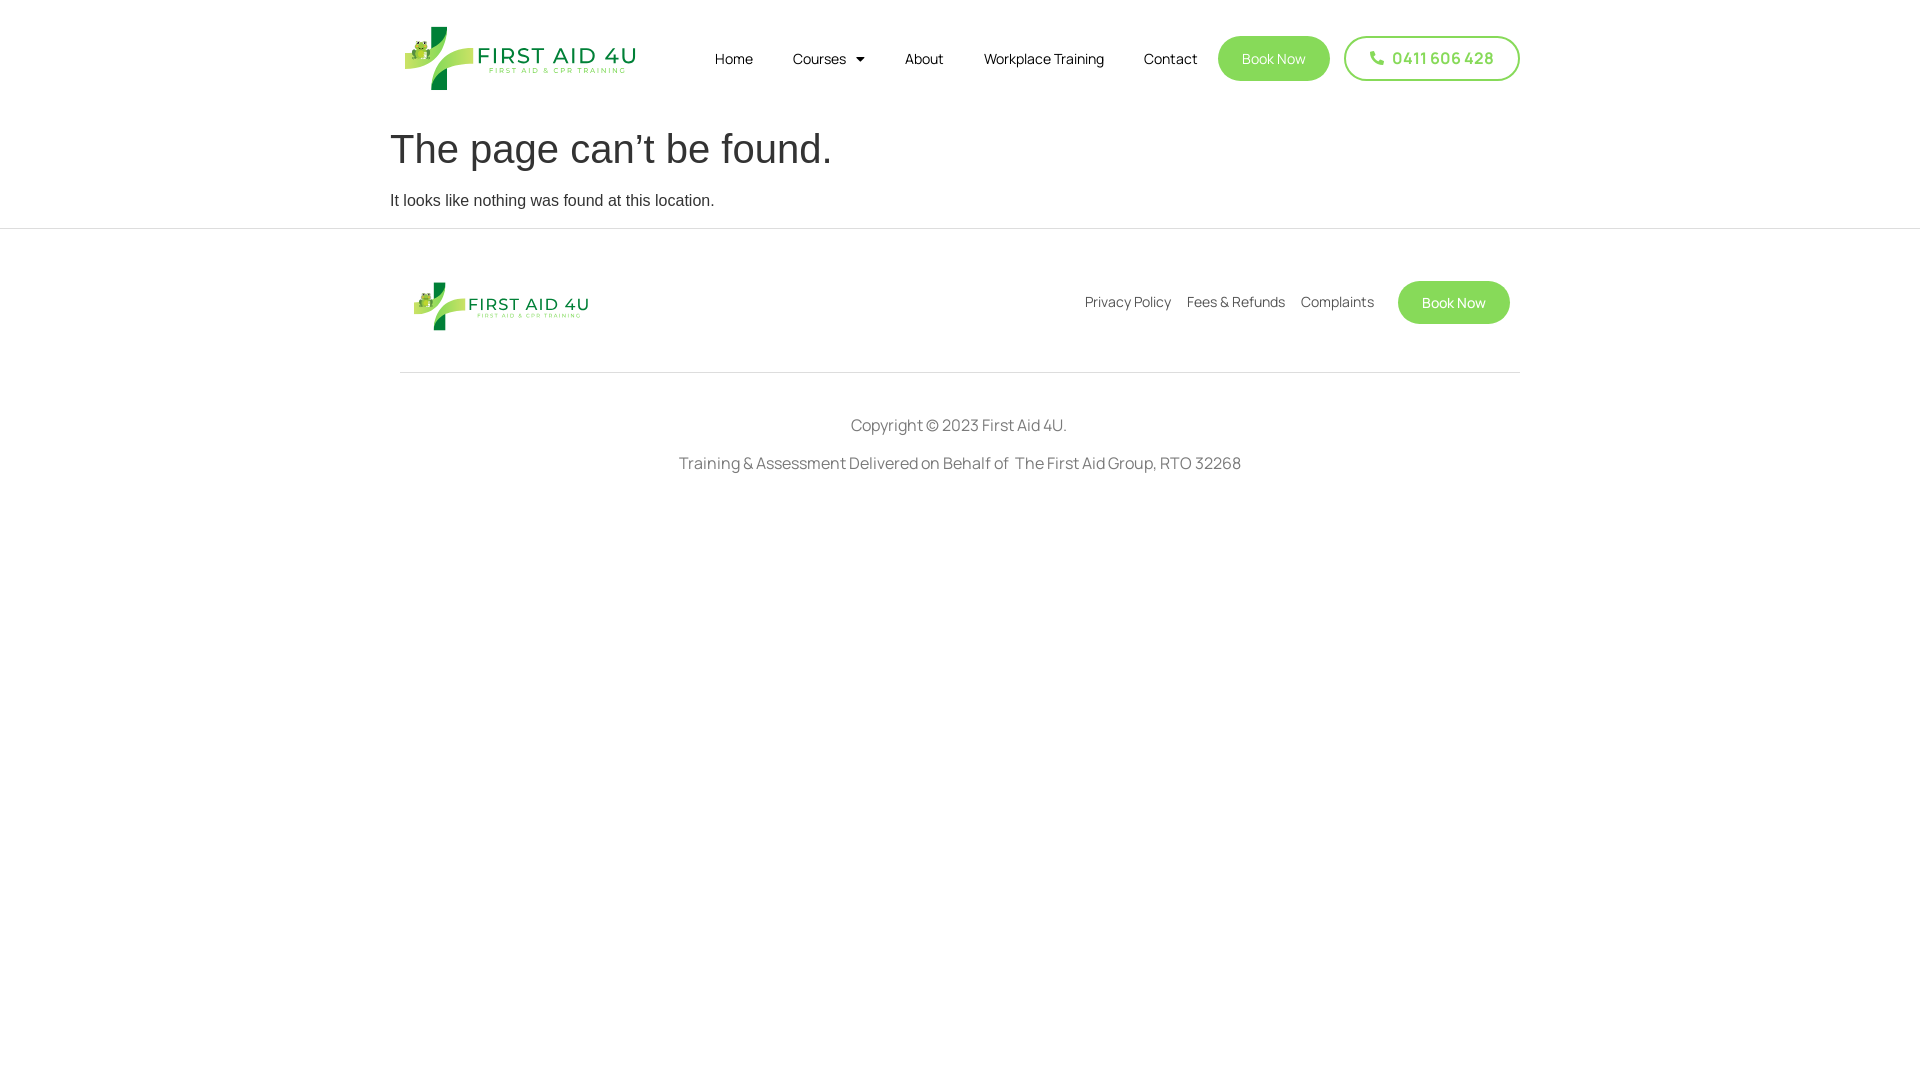  Describe the element at coordinates (1042, 57) in the screenshot. I see `'Workplace Training'` at that location.